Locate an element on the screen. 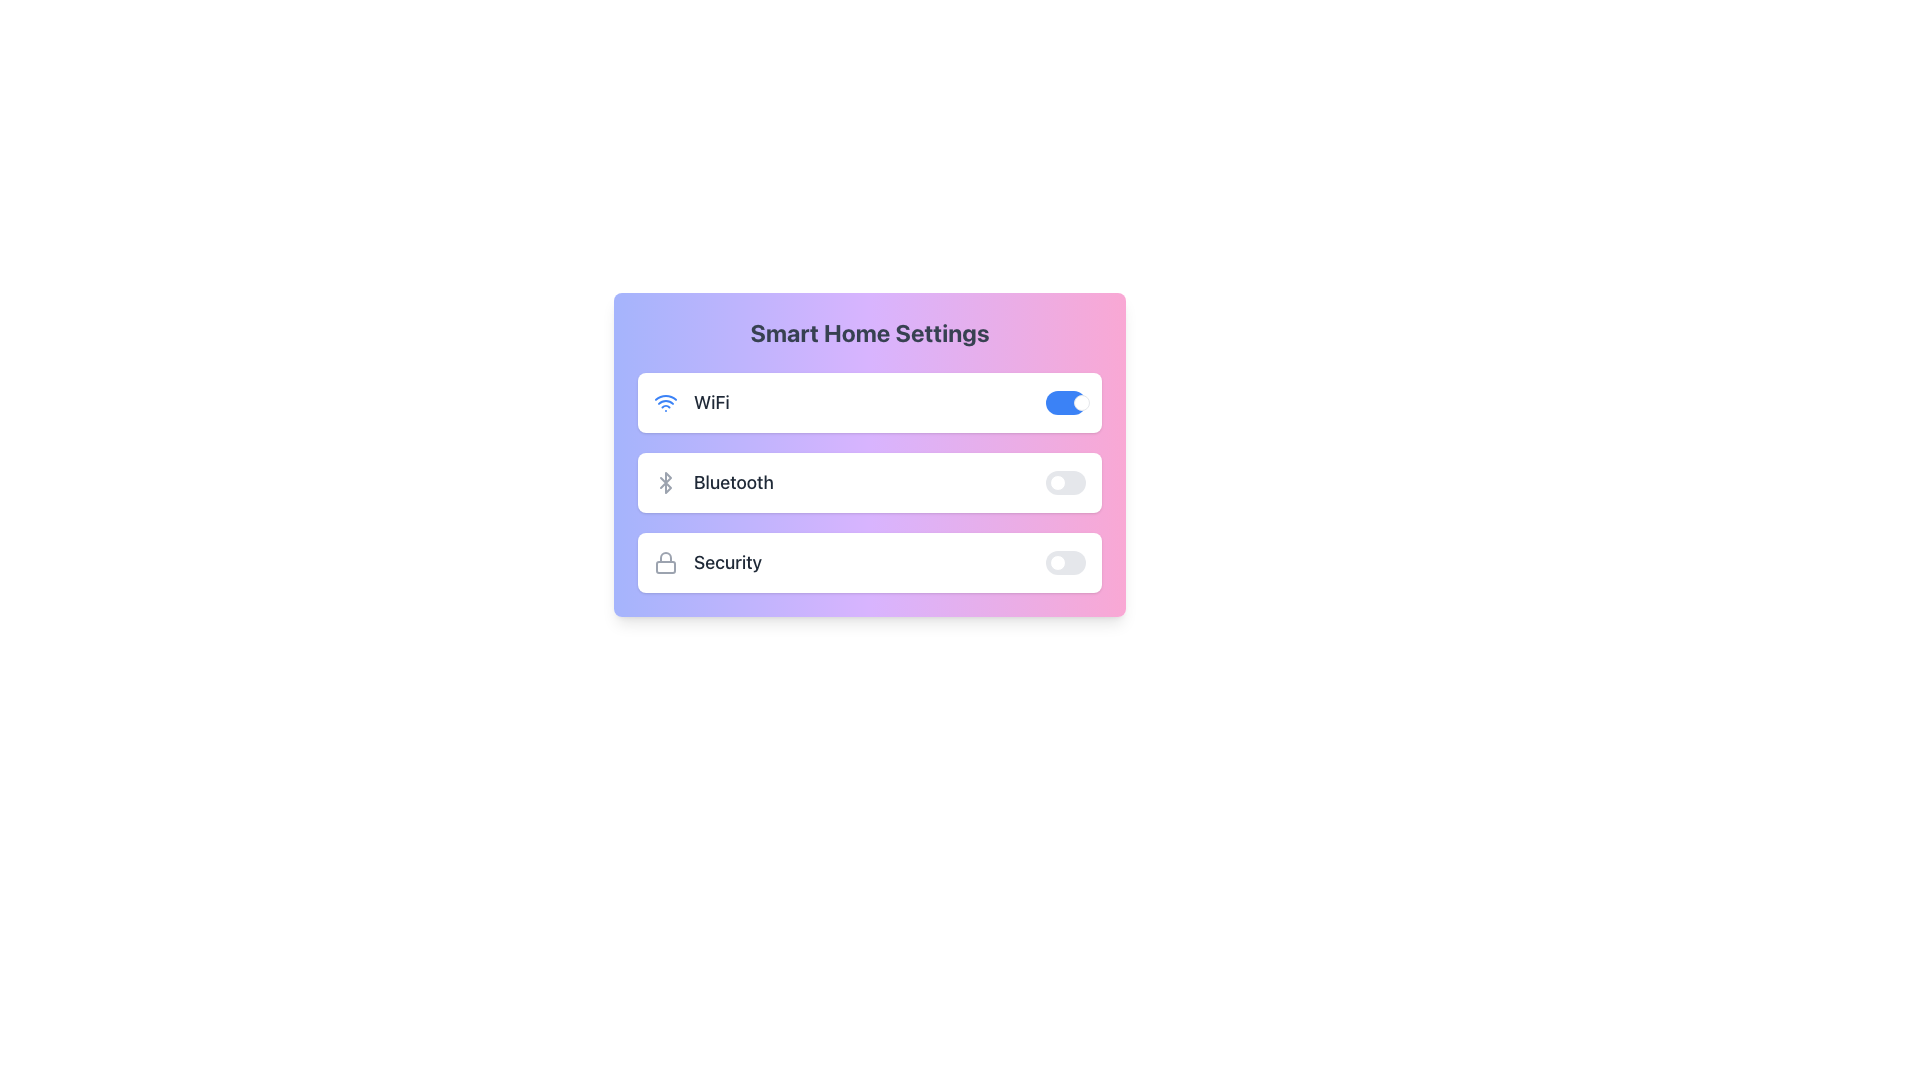  Bluetooth icon, which is a small gray graphical representation located in the second row of the 'Smart Home Settings' panel, to the left of the 'Bluetooth' label is located at coordinates (666, 482).